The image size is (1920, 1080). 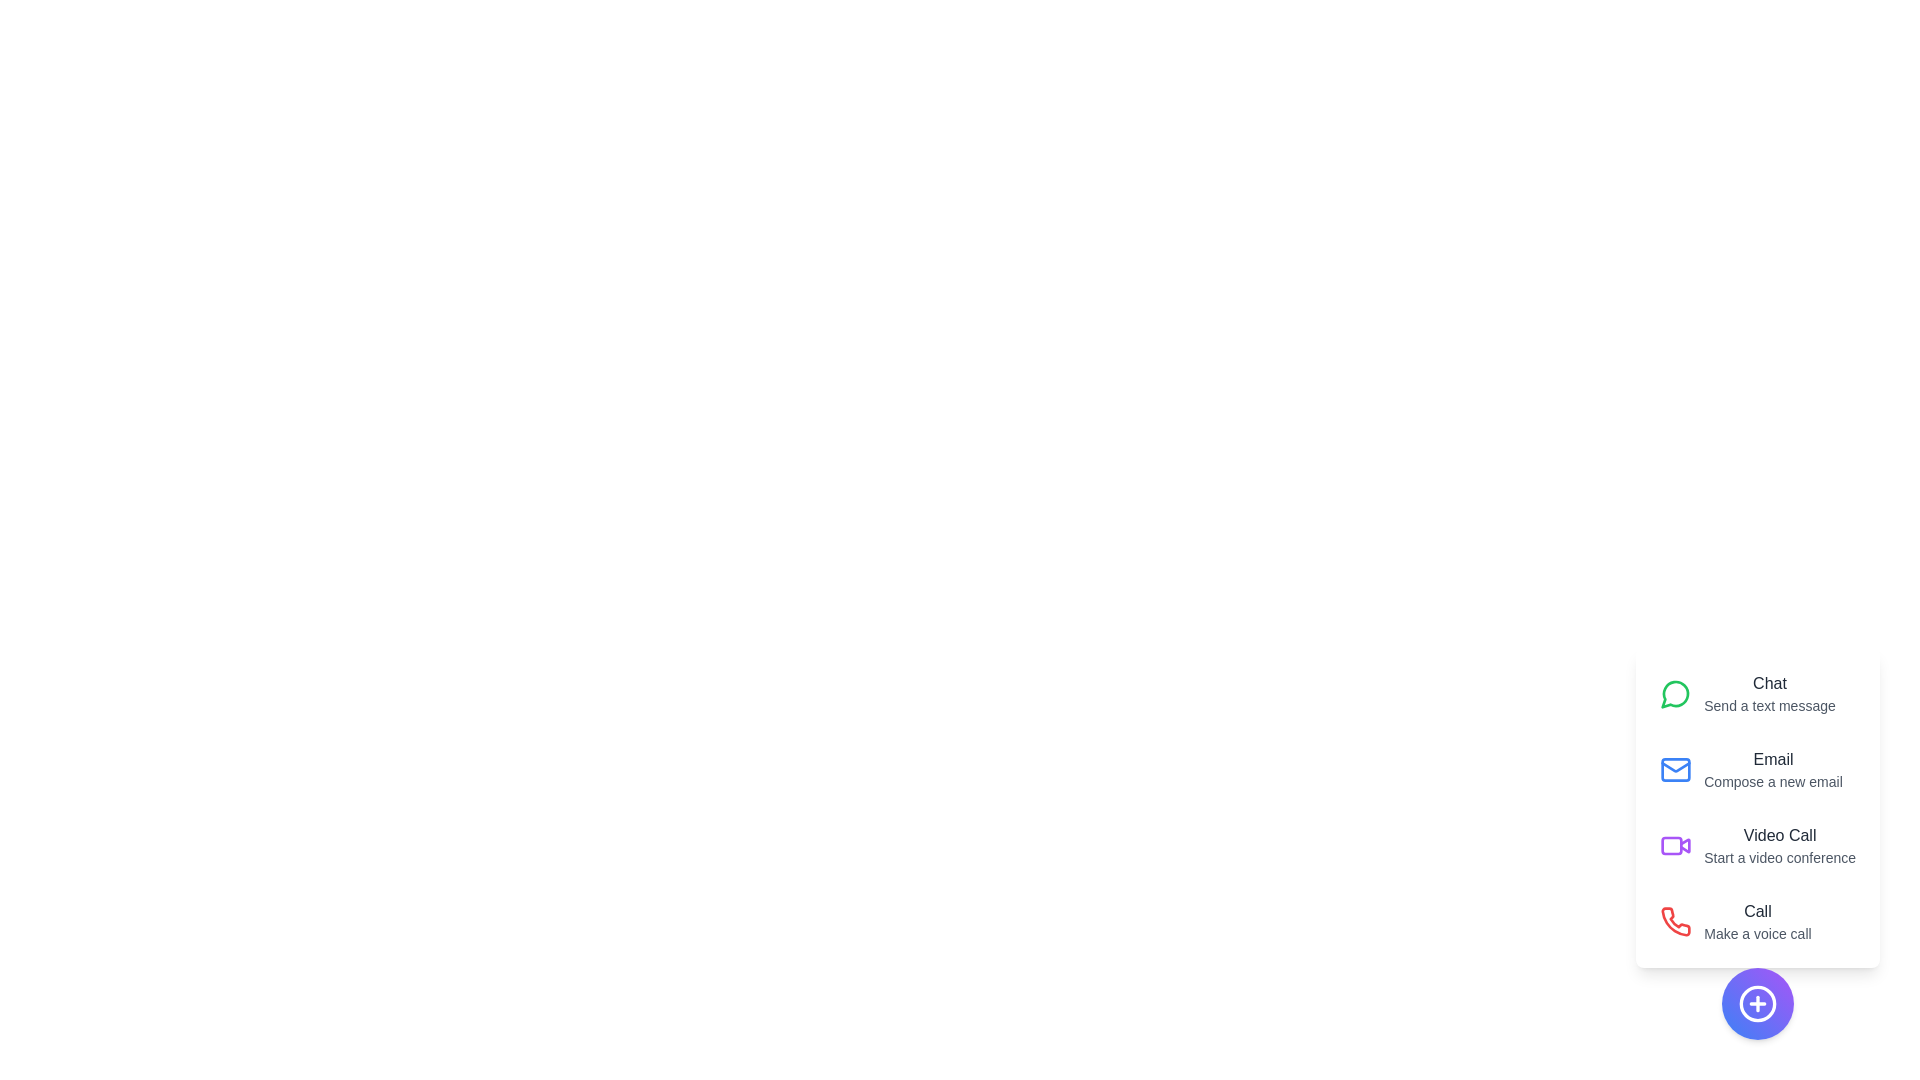 What do you see at coordinates (1756, 845) in the screenshot?
I see `the 'Video Call' option to initiate a video conference` at bounding box center [1756, 845].